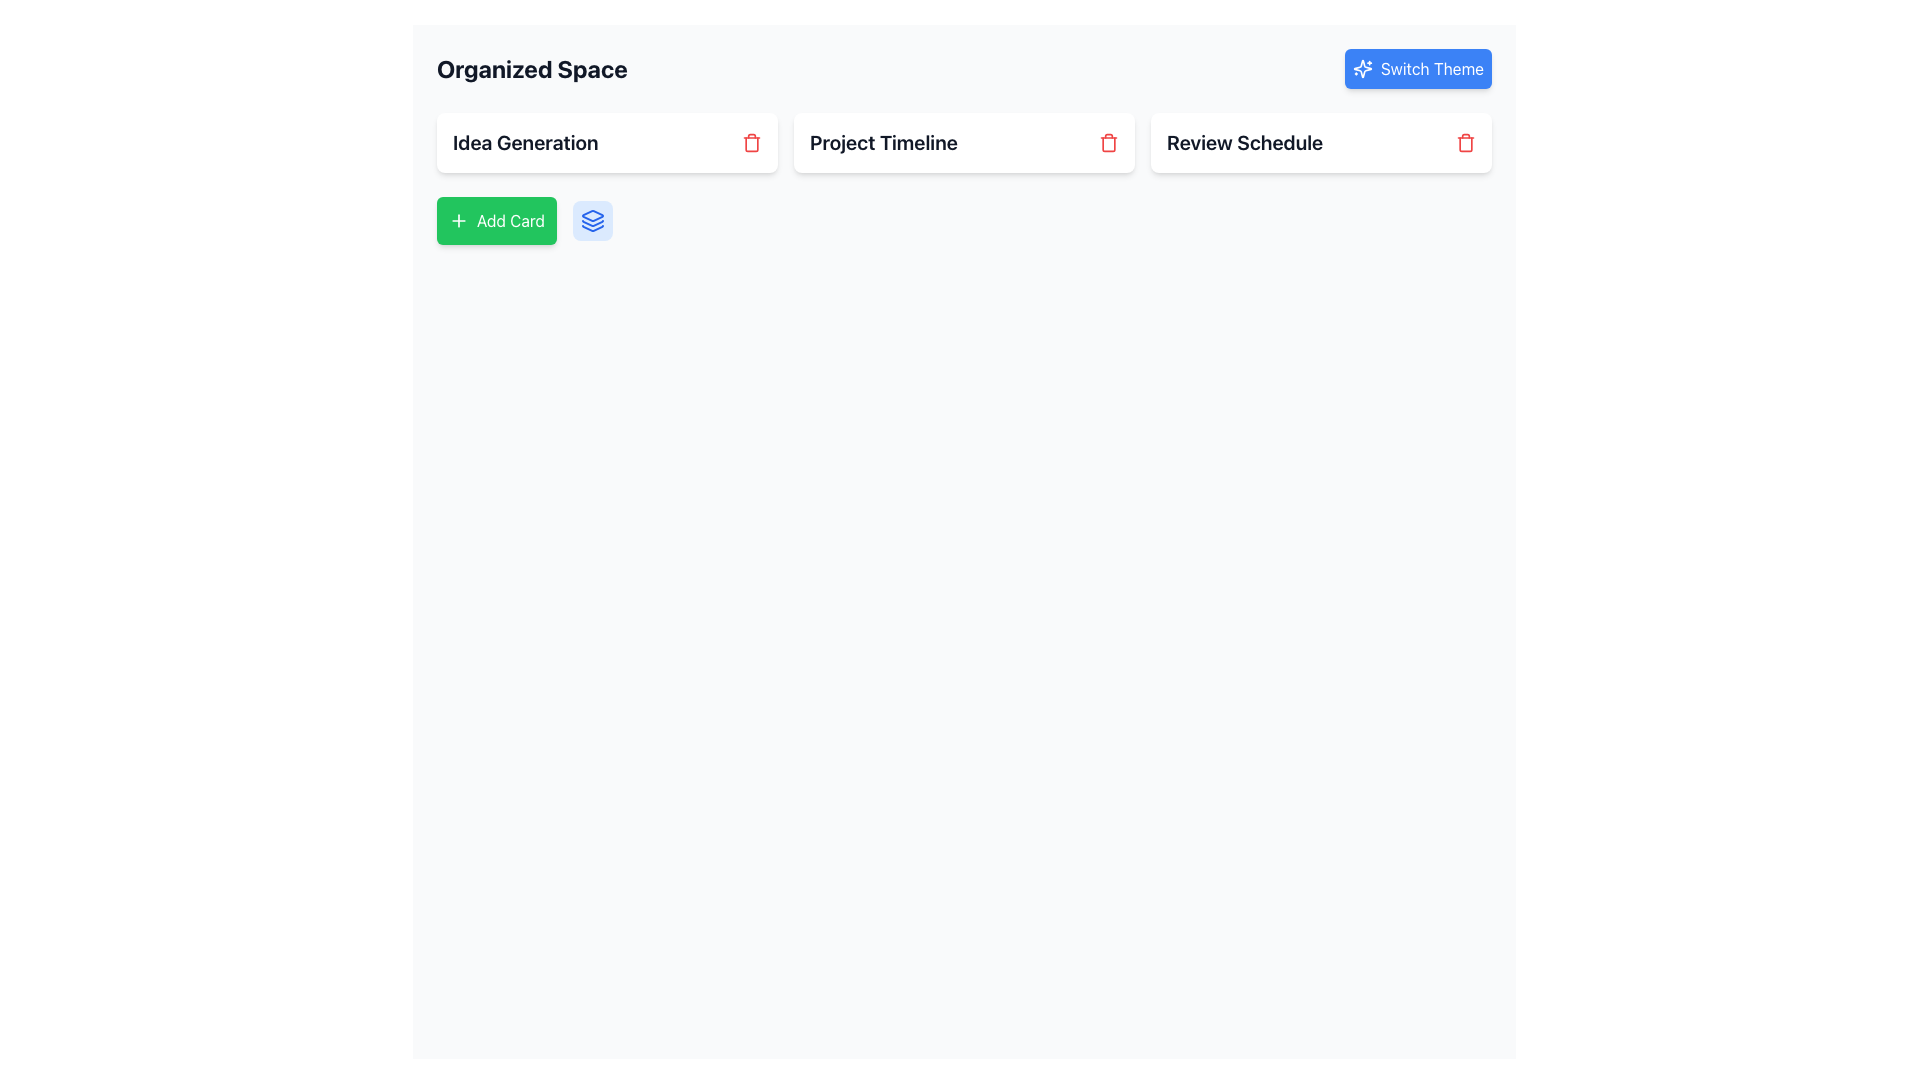  What do you see at coordinates (1361, 68) in the screenshot?
I see `the sparkles-shaped icon with a blue background located on the left side of the 'Switch Theme' button` at bounding box center [1361, 68].